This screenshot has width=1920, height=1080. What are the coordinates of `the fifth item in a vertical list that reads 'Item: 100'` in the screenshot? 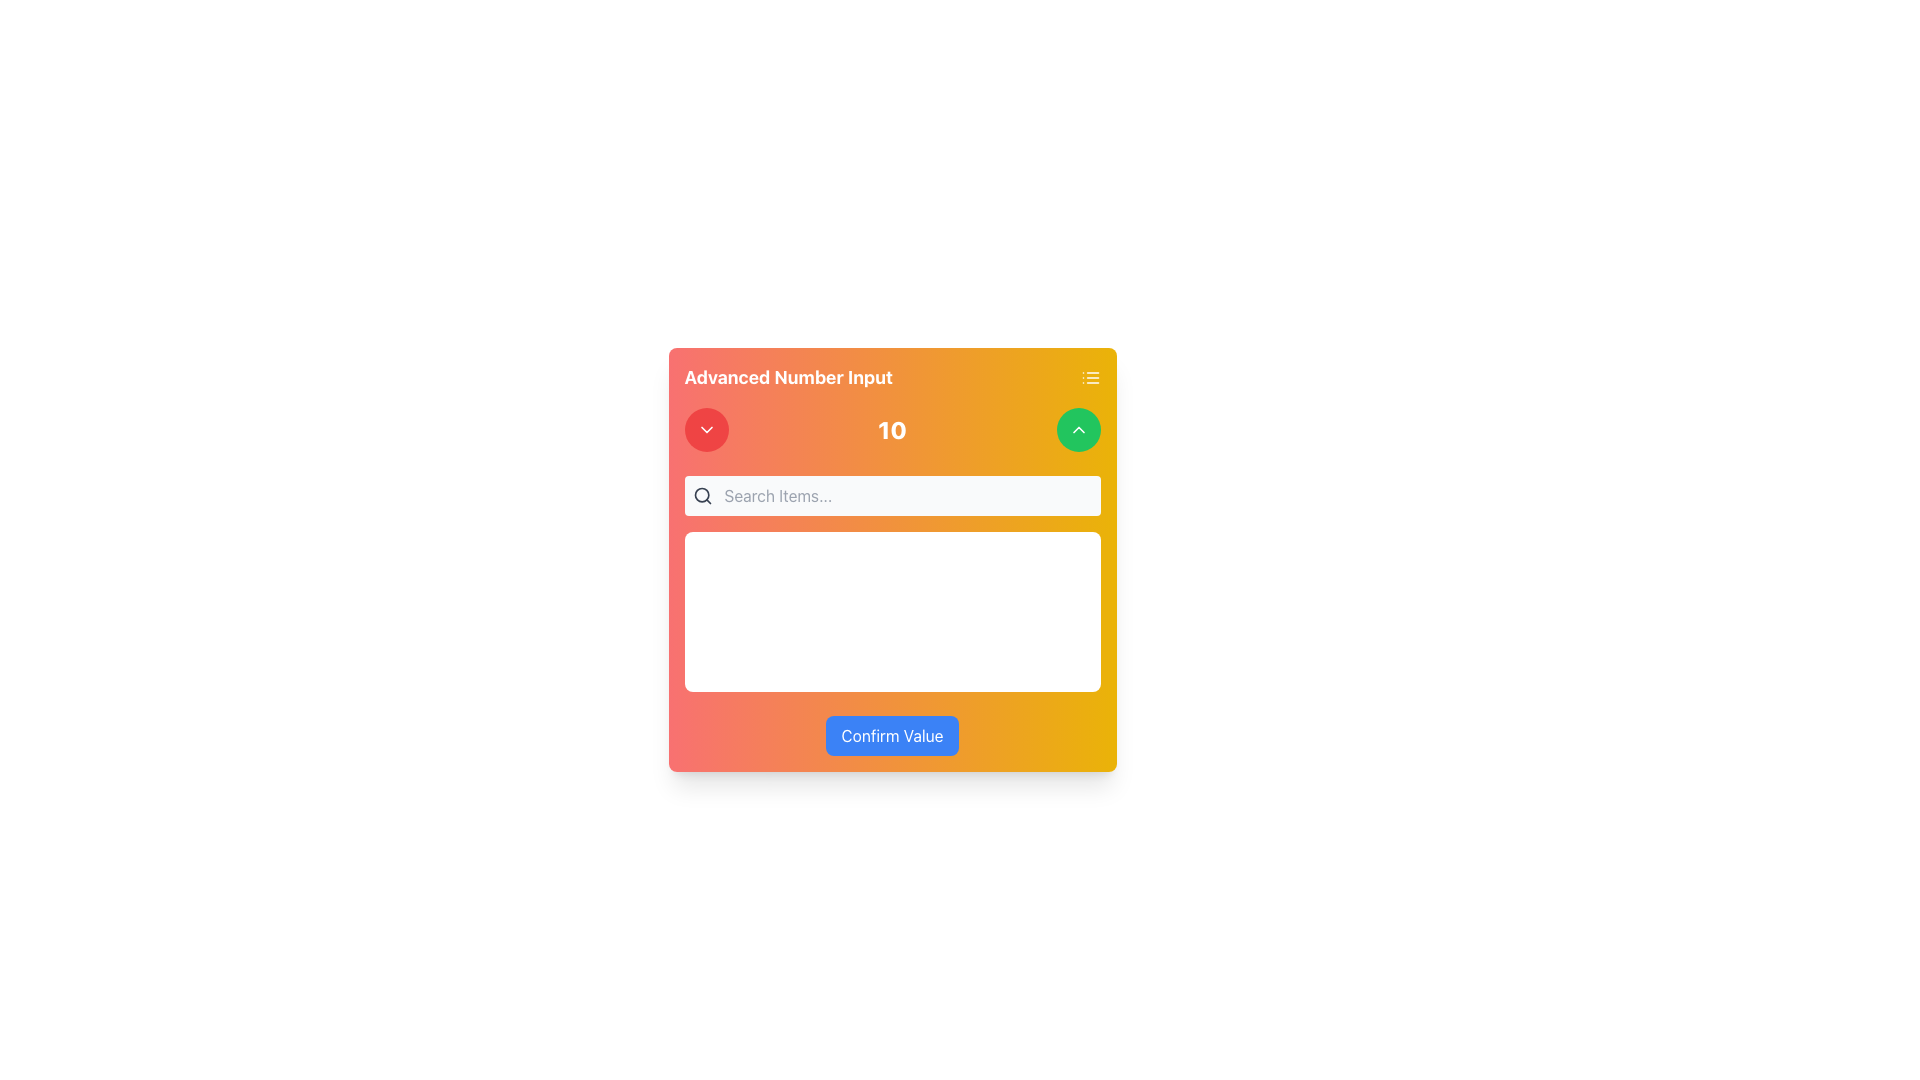 It's located at (891, 711).